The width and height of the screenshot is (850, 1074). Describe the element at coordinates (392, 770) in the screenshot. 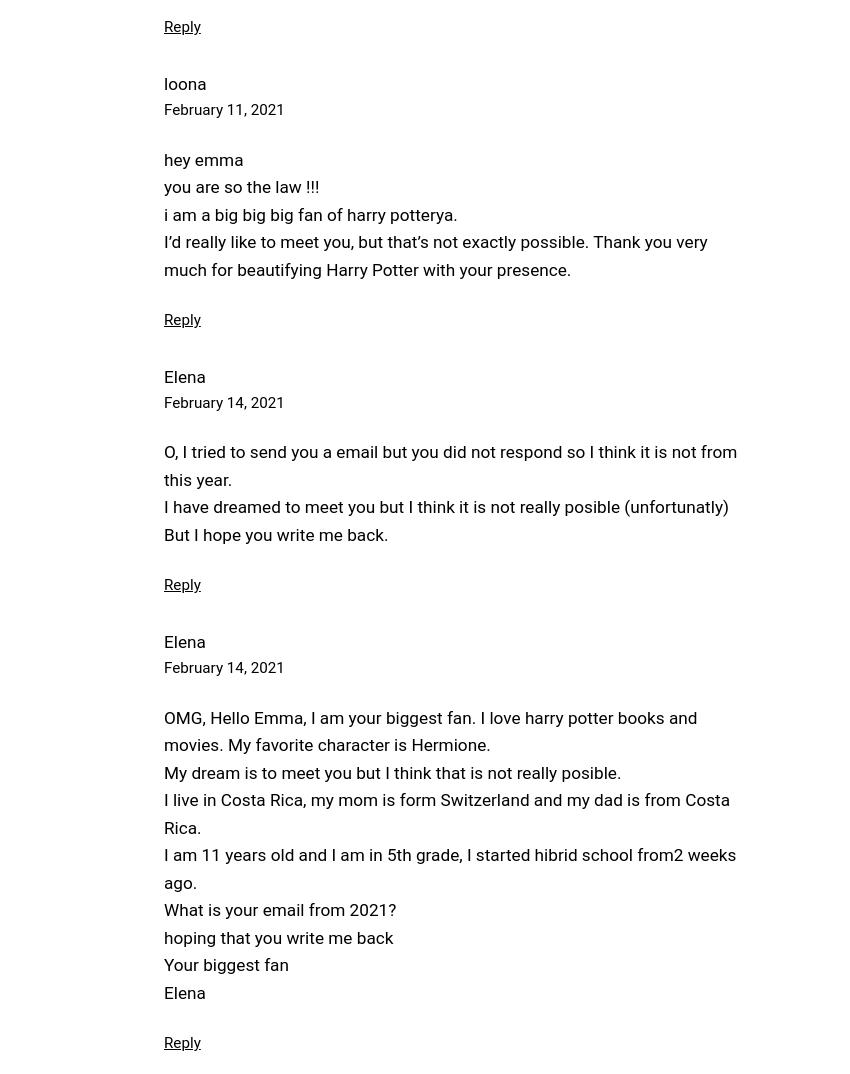

I see `'My dream is to meet you but I think that is not really posible.'` at that location.